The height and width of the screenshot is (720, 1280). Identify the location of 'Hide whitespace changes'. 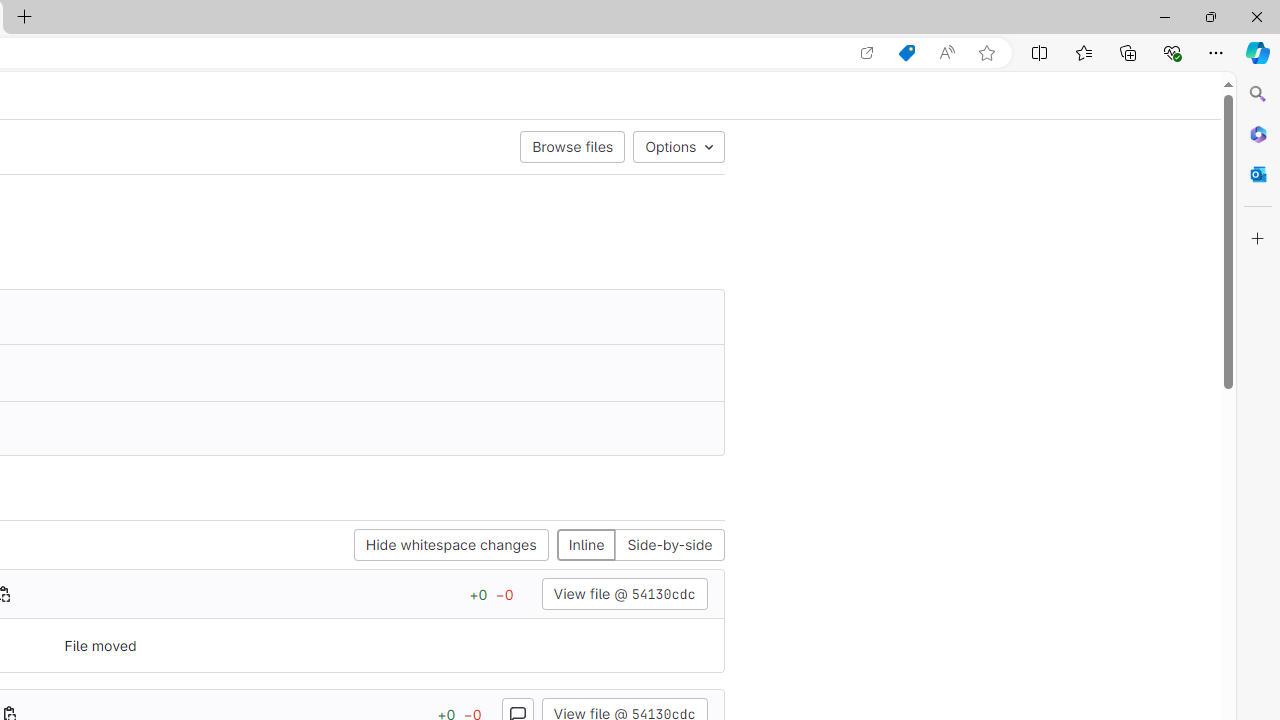
(450, 545).